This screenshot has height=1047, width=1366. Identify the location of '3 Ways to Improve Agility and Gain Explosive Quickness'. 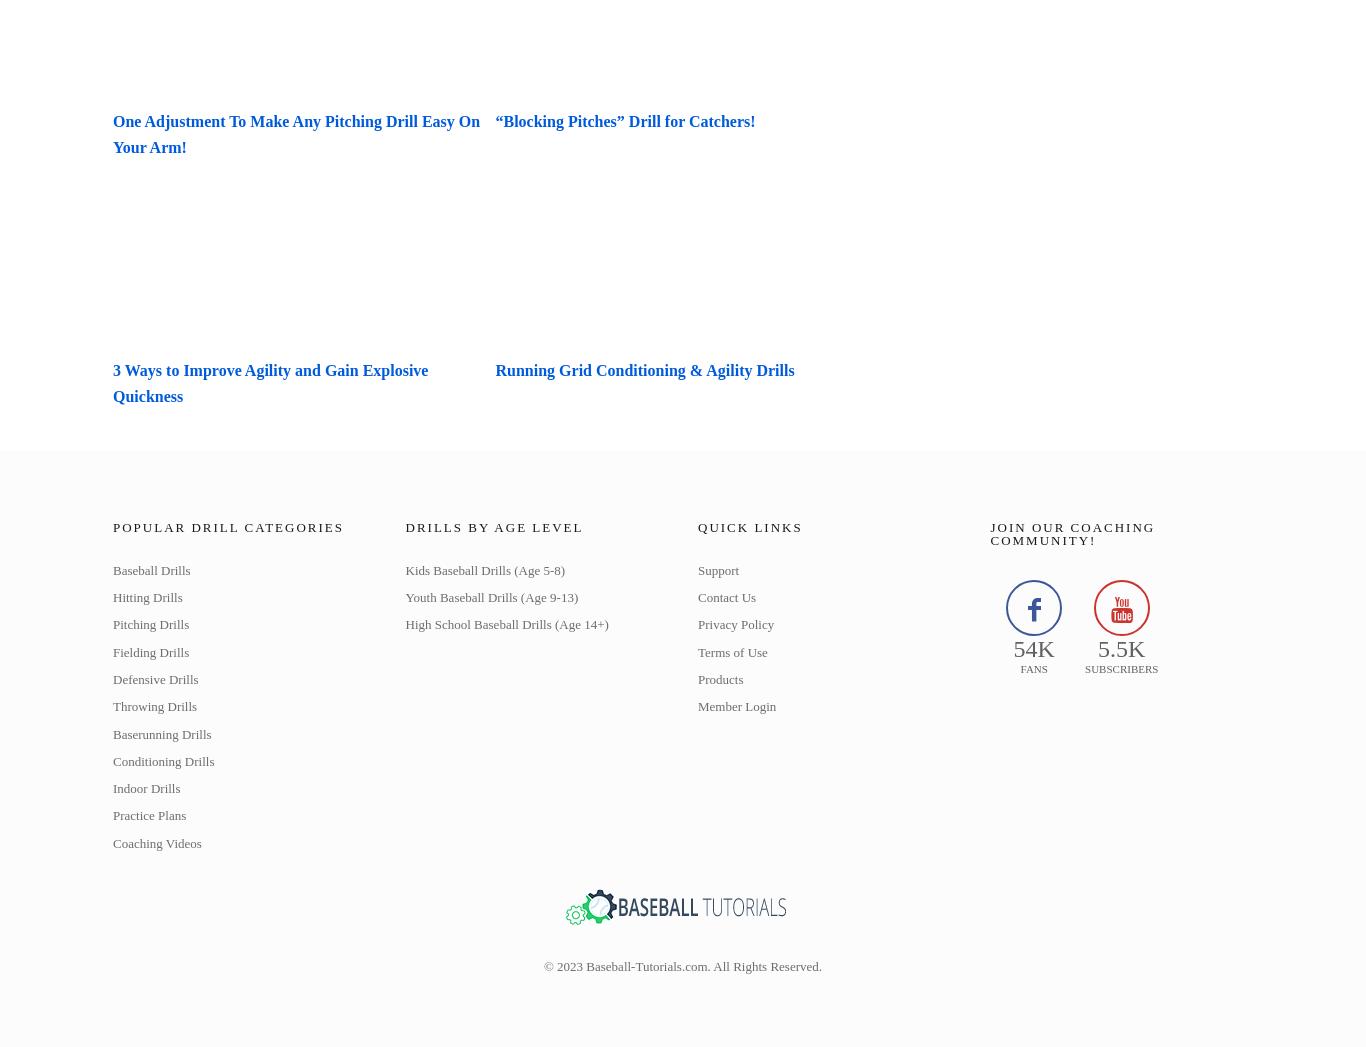
(112, 381).